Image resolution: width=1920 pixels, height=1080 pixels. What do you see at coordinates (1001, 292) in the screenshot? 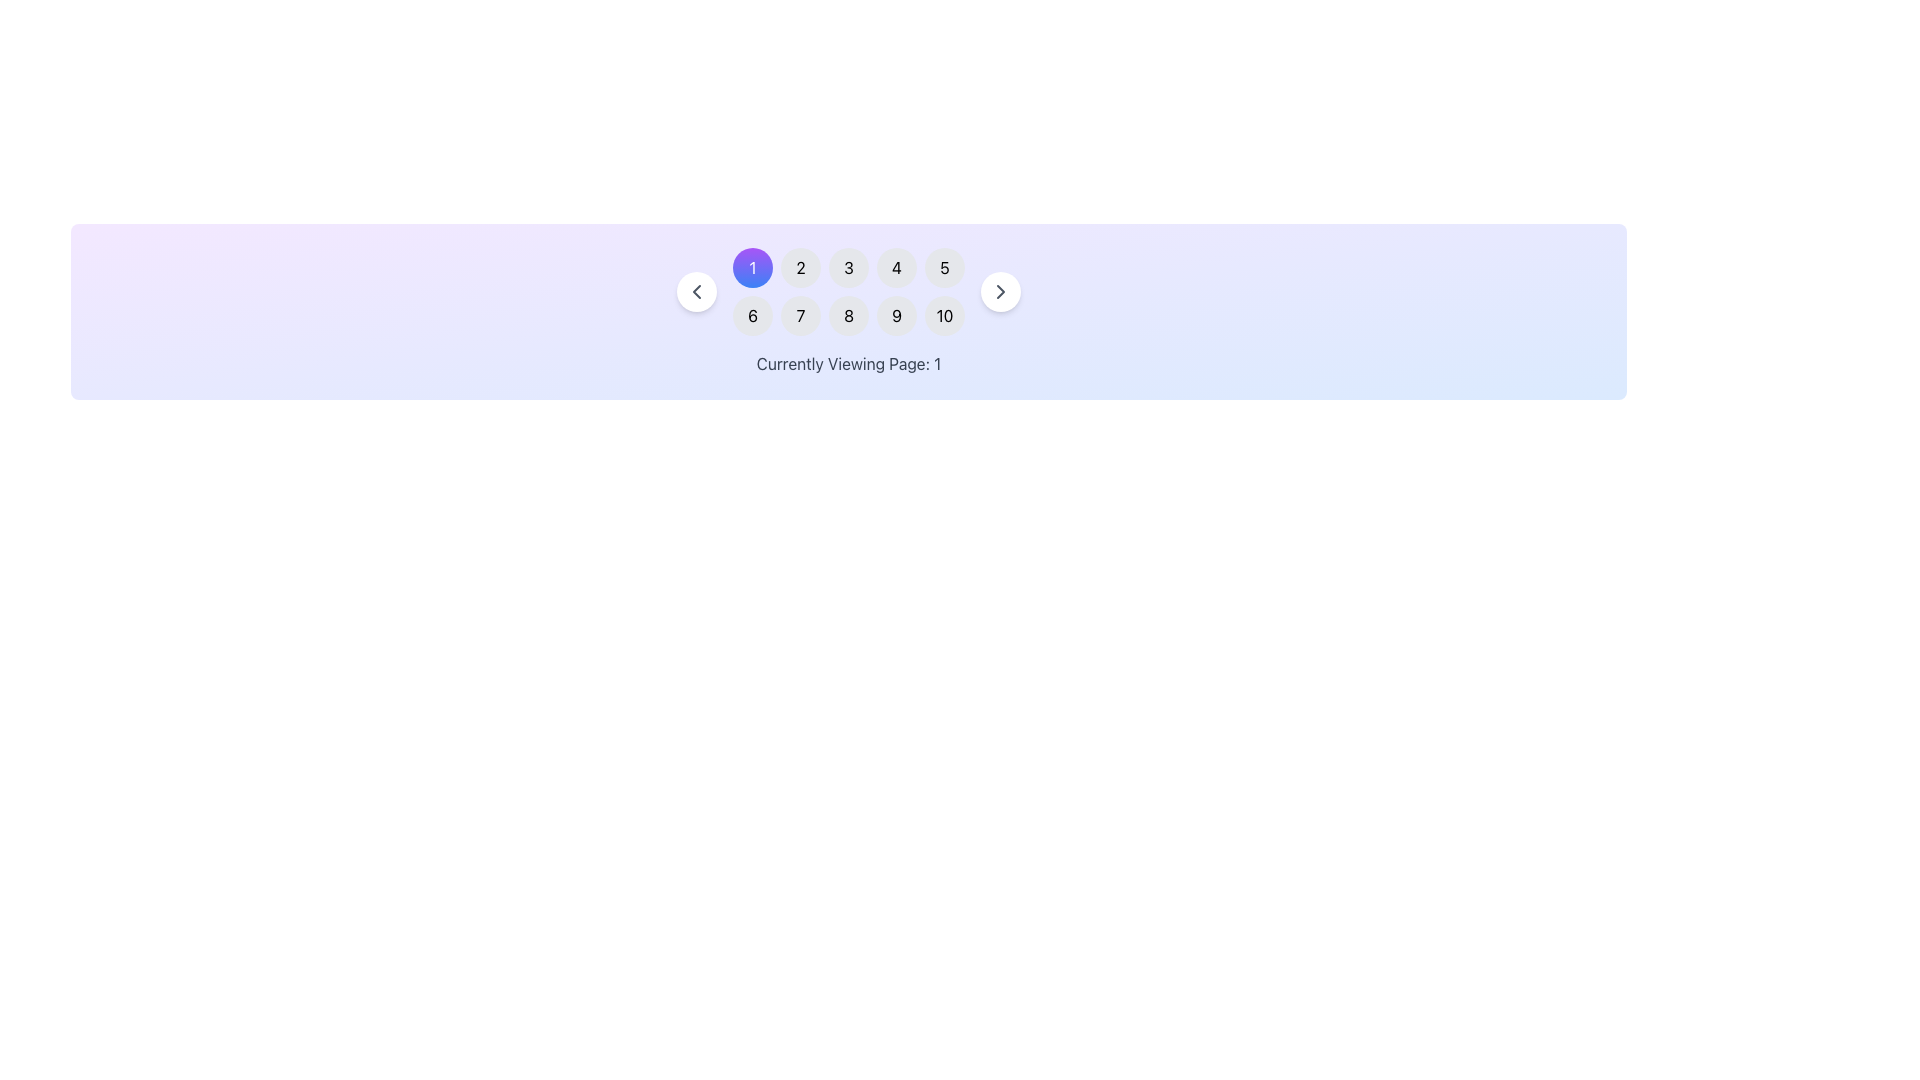
I see `the 'Next Page' button located in the pagination section on the rightmost side` at bounding box center [1001, 292].